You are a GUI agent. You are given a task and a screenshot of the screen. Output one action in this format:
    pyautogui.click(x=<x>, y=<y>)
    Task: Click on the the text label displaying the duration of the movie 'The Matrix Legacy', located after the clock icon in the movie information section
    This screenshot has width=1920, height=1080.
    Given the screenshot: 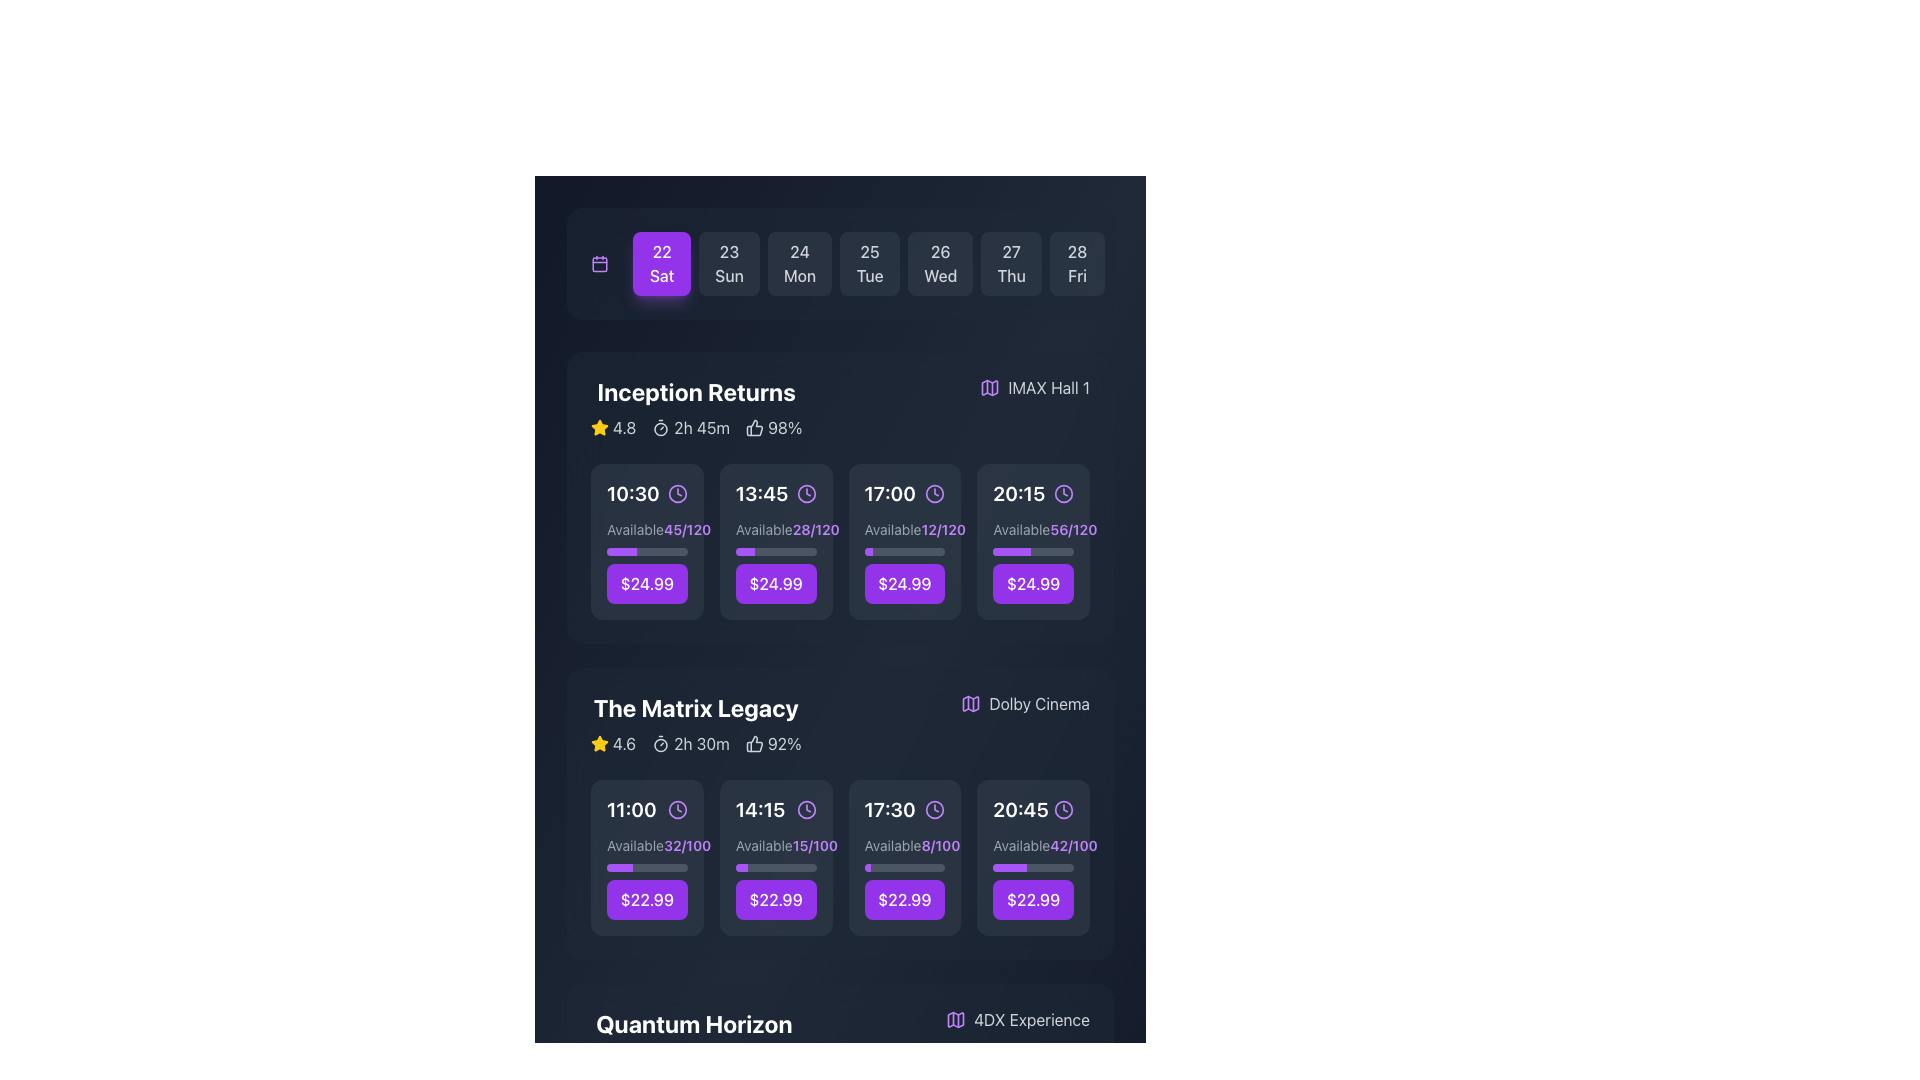 What is the action you would take?
    pyautogui.click(x=701, y=744)
    